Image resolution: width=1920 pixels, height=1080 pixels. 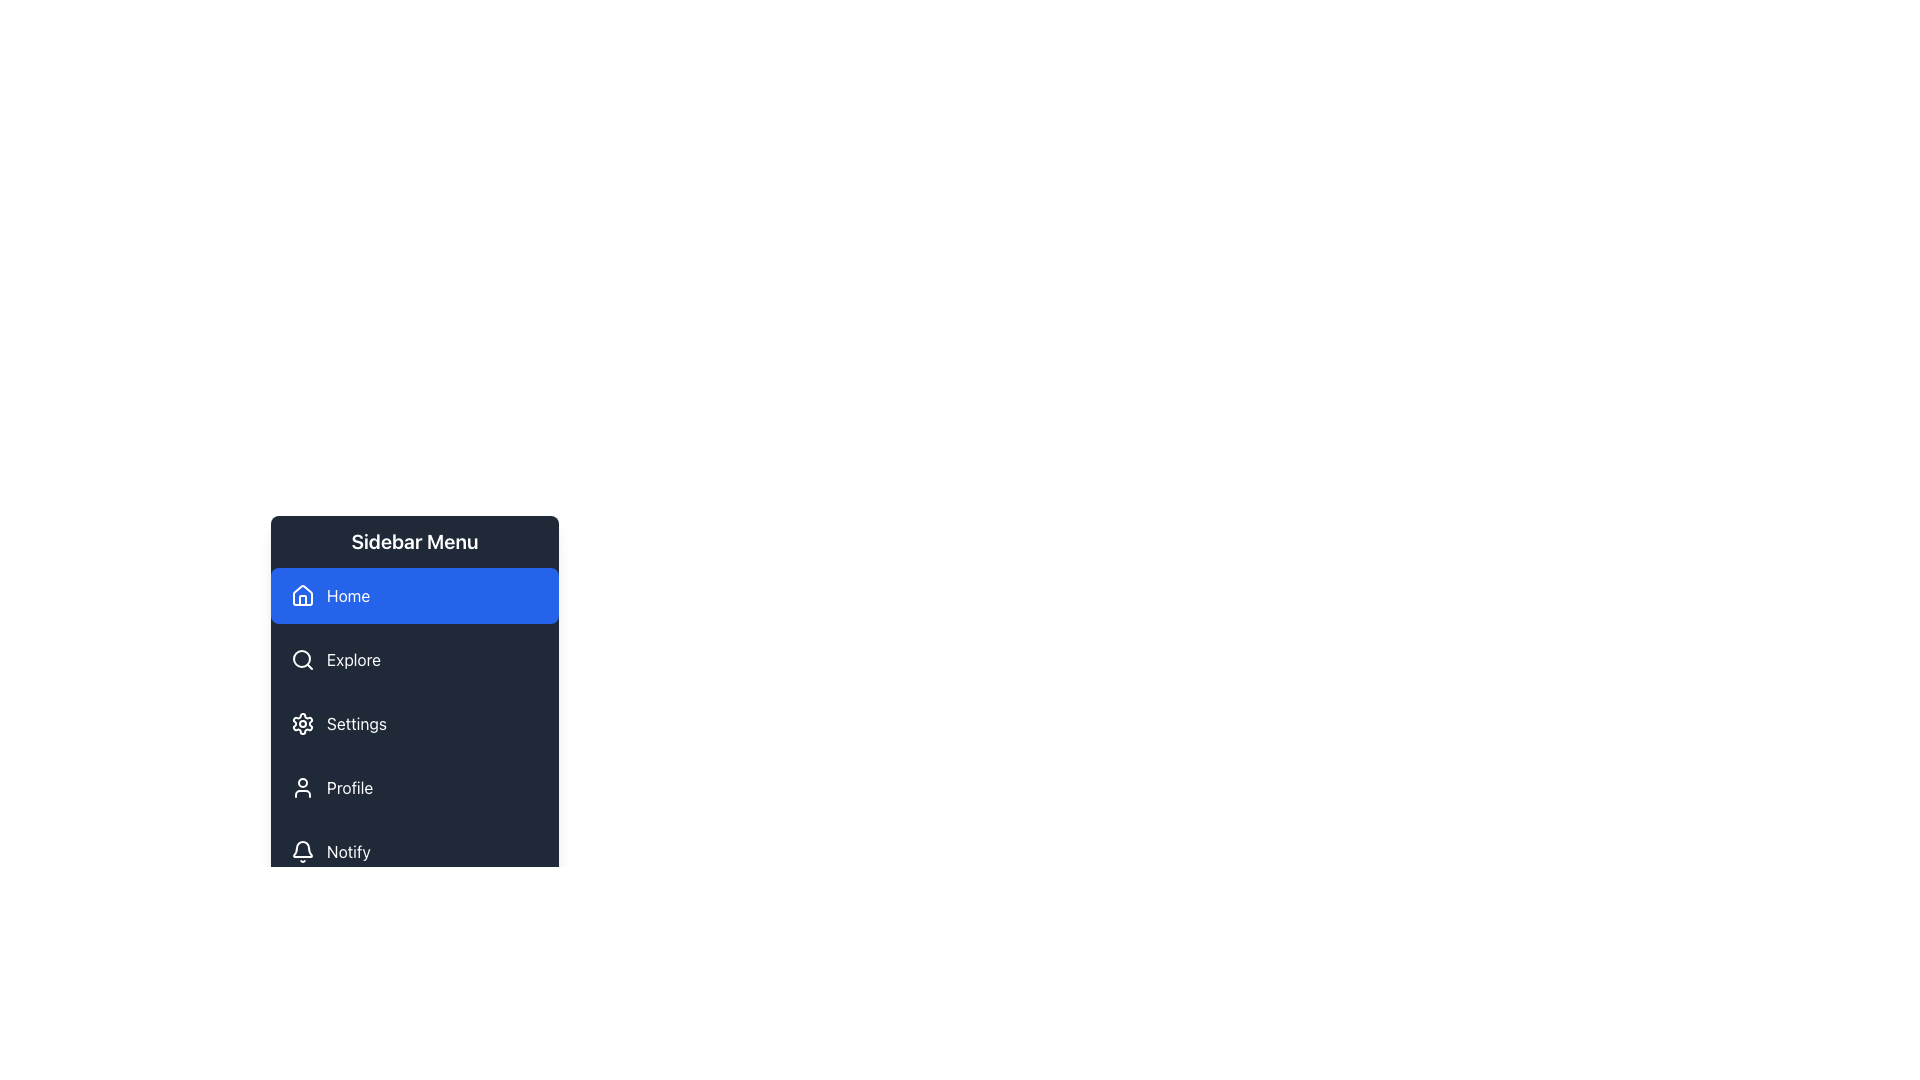 I want to click on the gear icon in the settings menu located in the sidebar, positioned below 'Explore' and above 'Profile', so click(x=301, y=724).